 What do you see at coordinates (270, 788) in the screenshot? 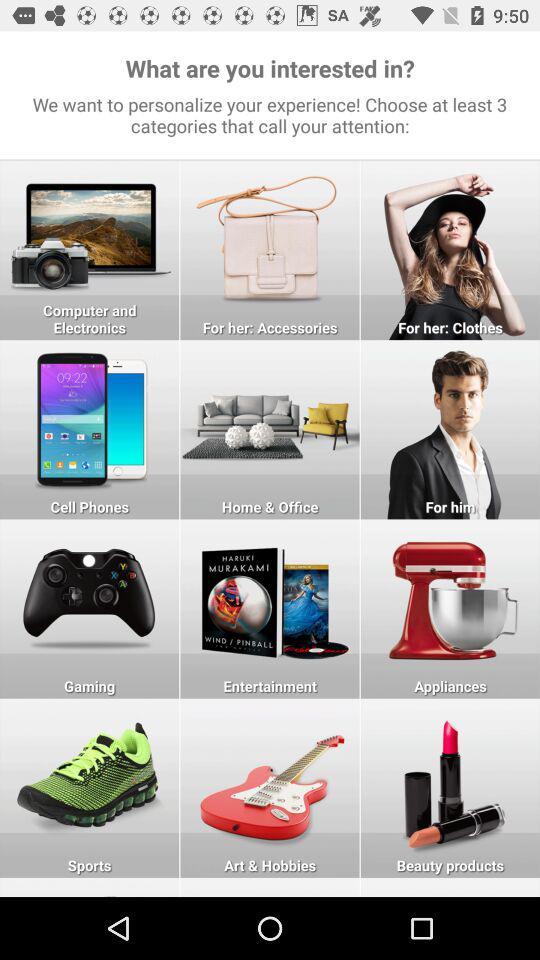
I see `click on art hobbies` at bounding box center [270, 788].